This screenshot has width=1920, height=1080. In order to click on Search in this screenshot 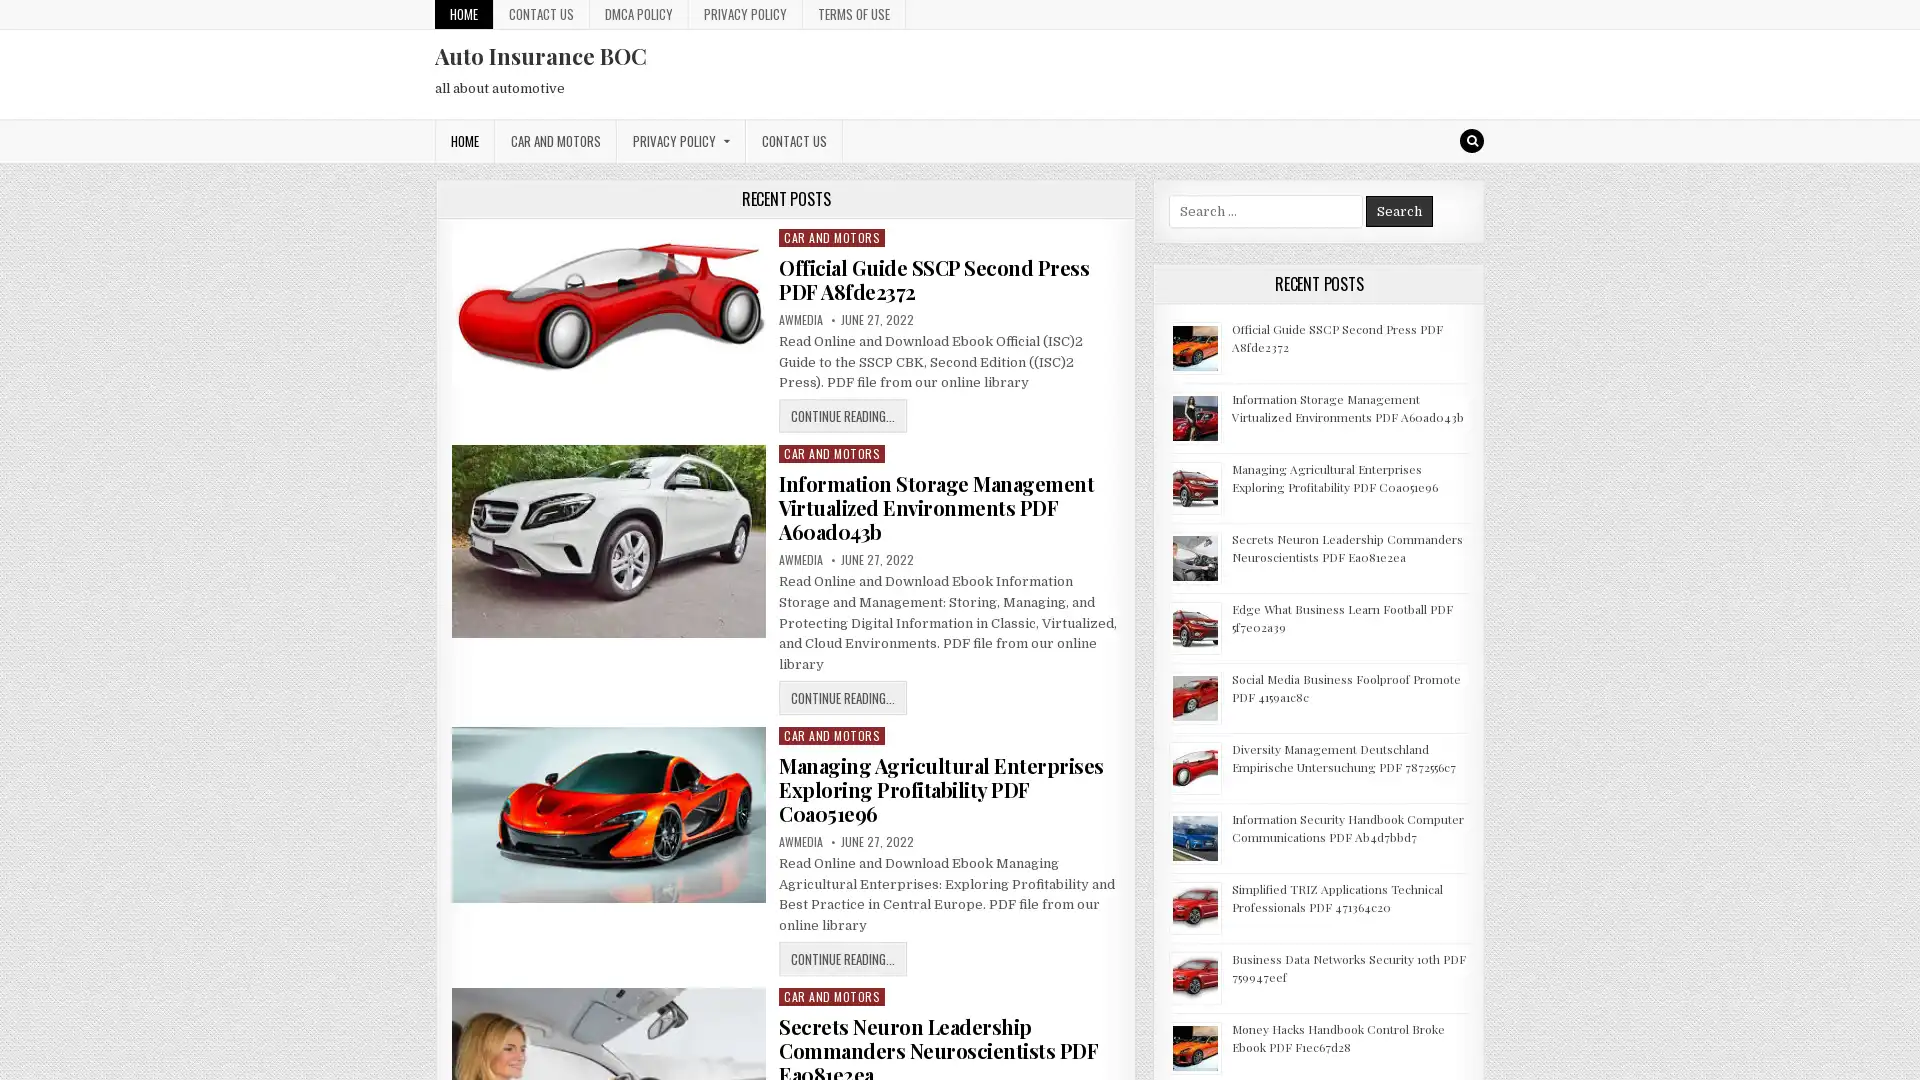, I will do `click(1398, 211)`.